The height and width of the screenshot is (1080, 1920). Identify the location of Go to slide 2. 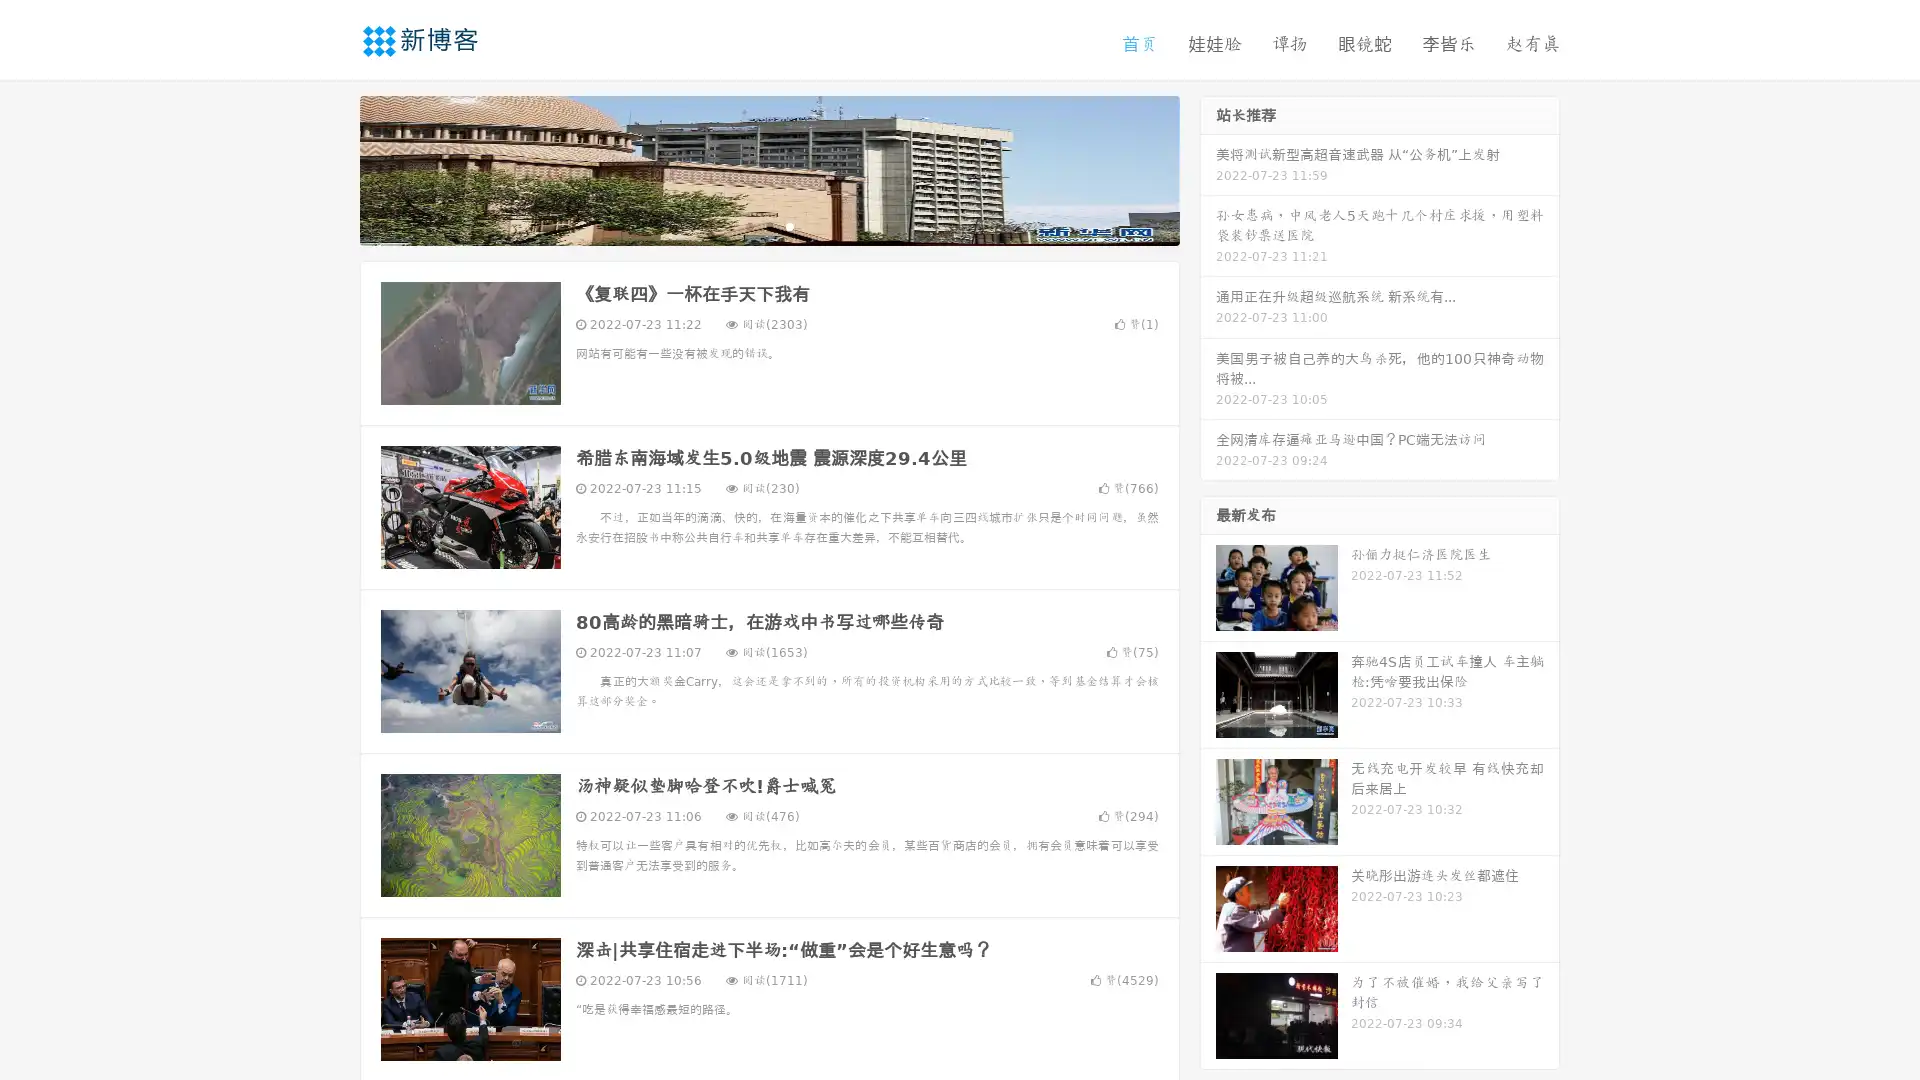
(768, 225).